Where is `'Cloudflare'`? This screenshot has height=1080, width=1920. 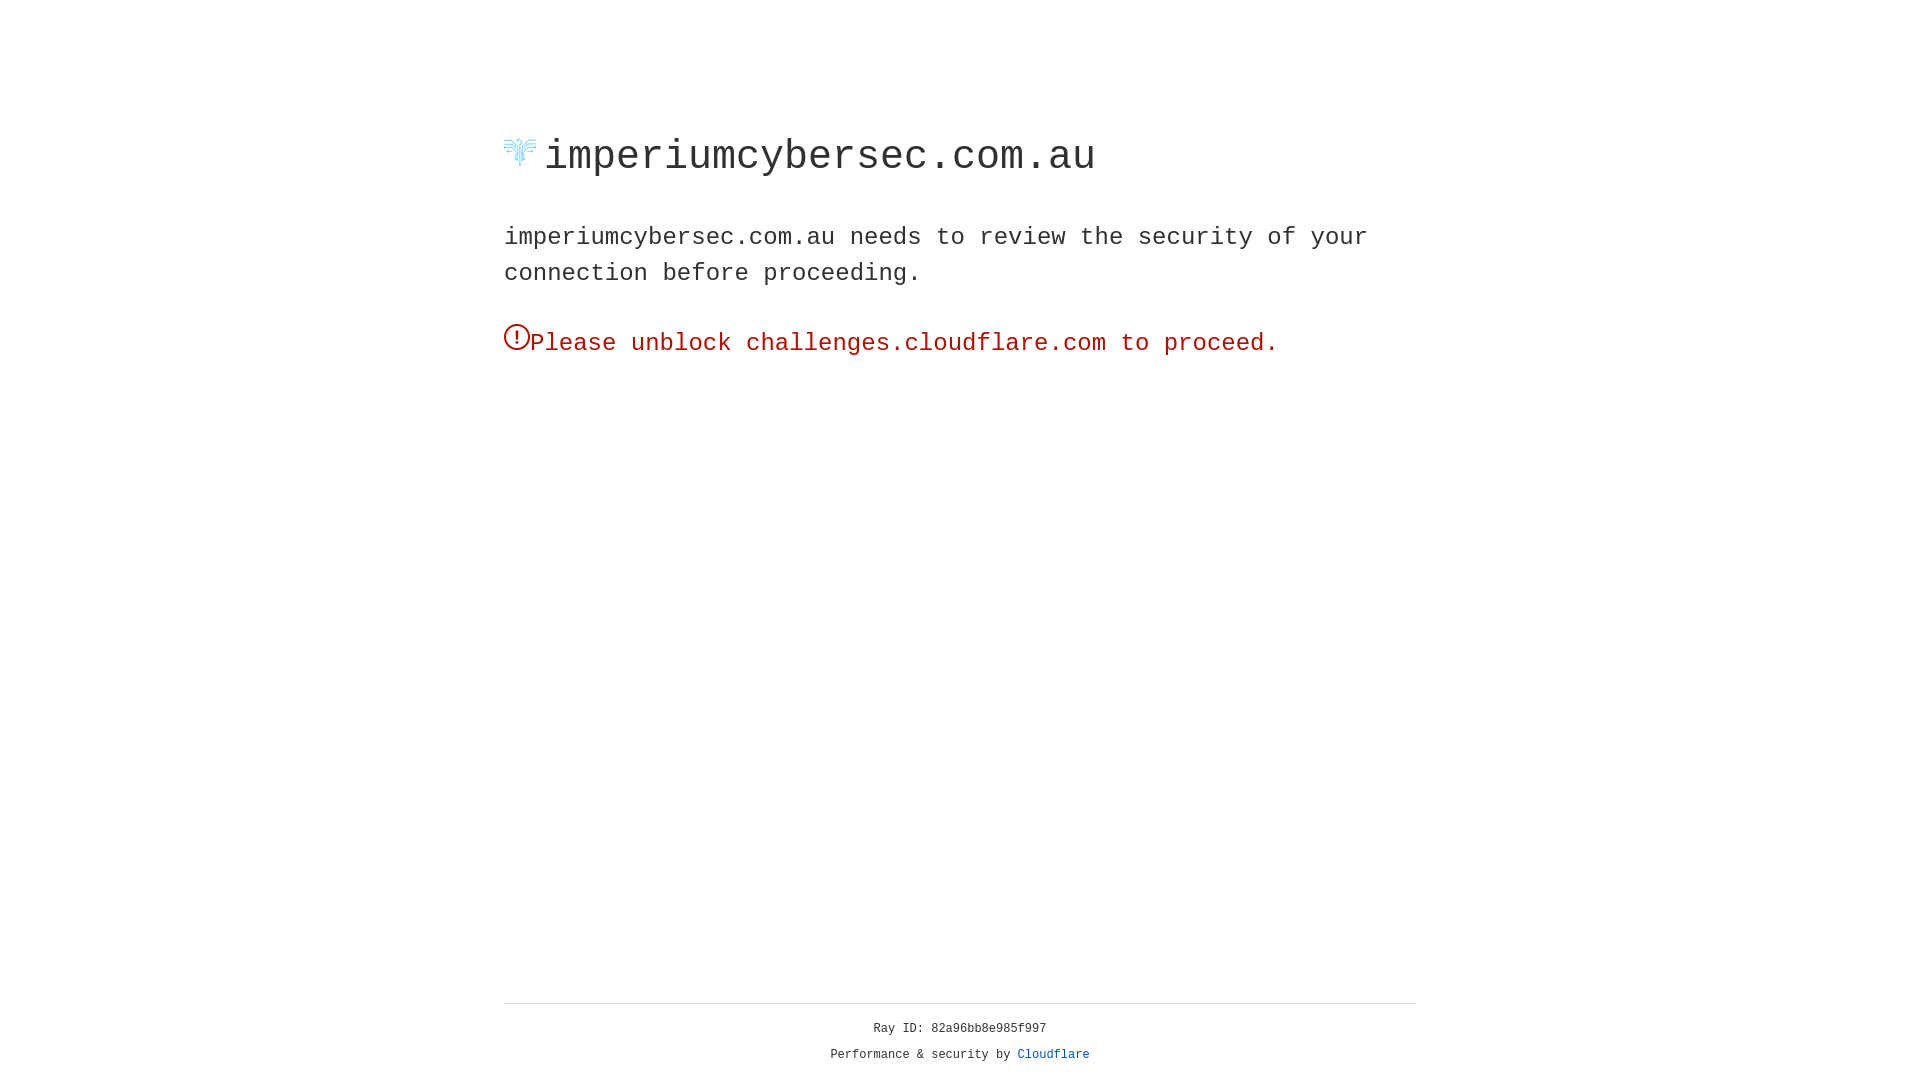
'Cloudflare' is located at coordinates (1053, 1054).